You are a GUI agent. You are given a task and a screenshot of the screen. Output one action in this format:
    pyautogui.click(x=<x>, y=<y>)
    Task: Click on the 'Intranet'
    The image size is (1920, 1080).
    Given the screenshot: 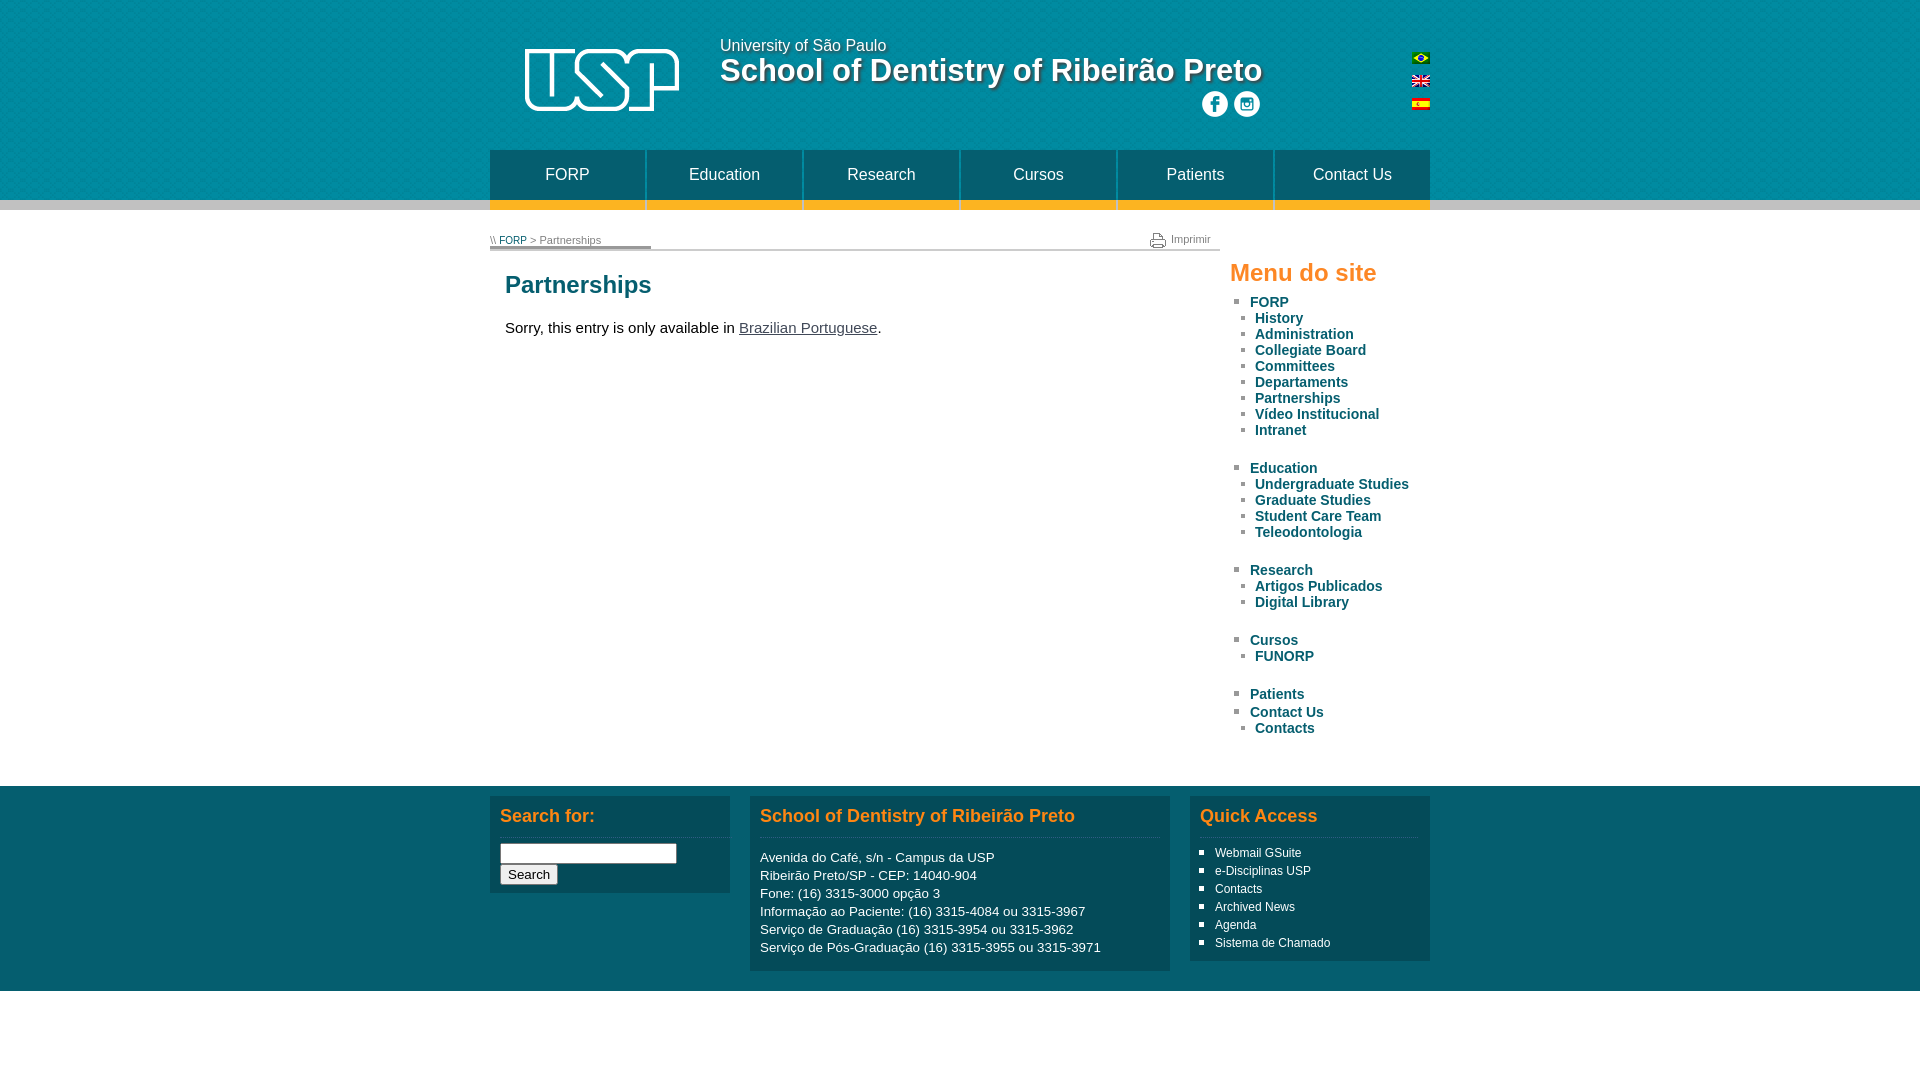 What is the action you would take?
    pyautogui.click(x=1280, y=428)
    